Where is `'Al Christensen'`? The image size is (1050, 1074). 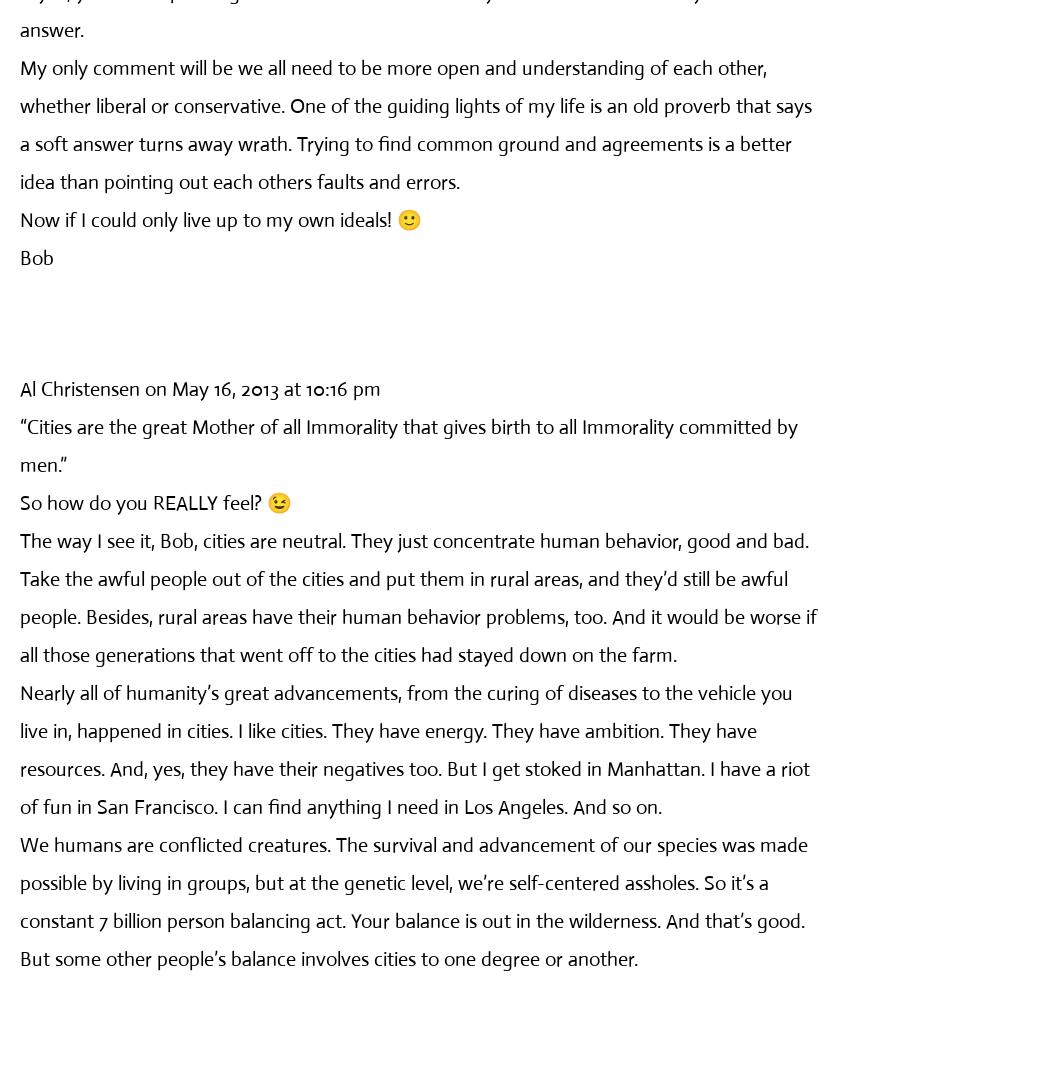
'Al Christensen' is located at coordinates (19, 388).